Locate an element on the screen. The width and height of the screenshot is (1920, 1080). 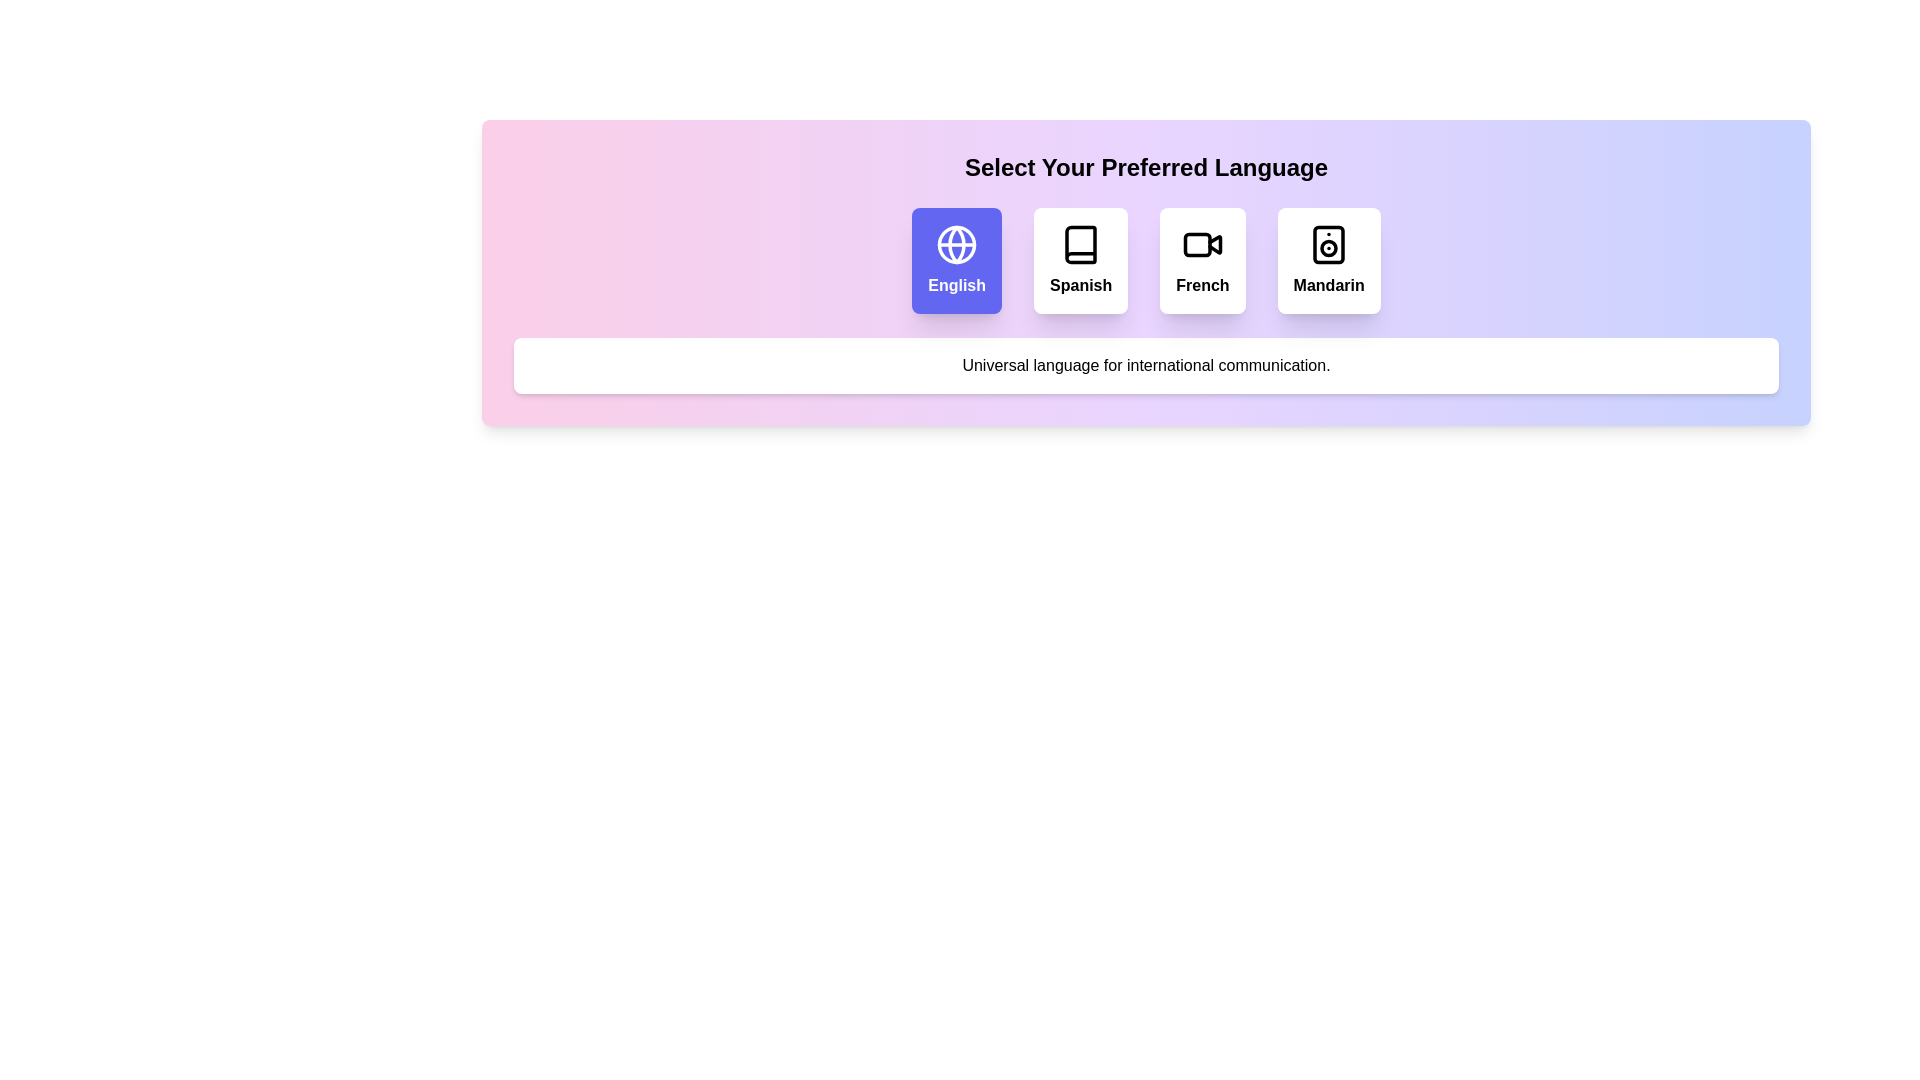
the language option French to observe the interaction feedback is located at coordinates (1202, 260).